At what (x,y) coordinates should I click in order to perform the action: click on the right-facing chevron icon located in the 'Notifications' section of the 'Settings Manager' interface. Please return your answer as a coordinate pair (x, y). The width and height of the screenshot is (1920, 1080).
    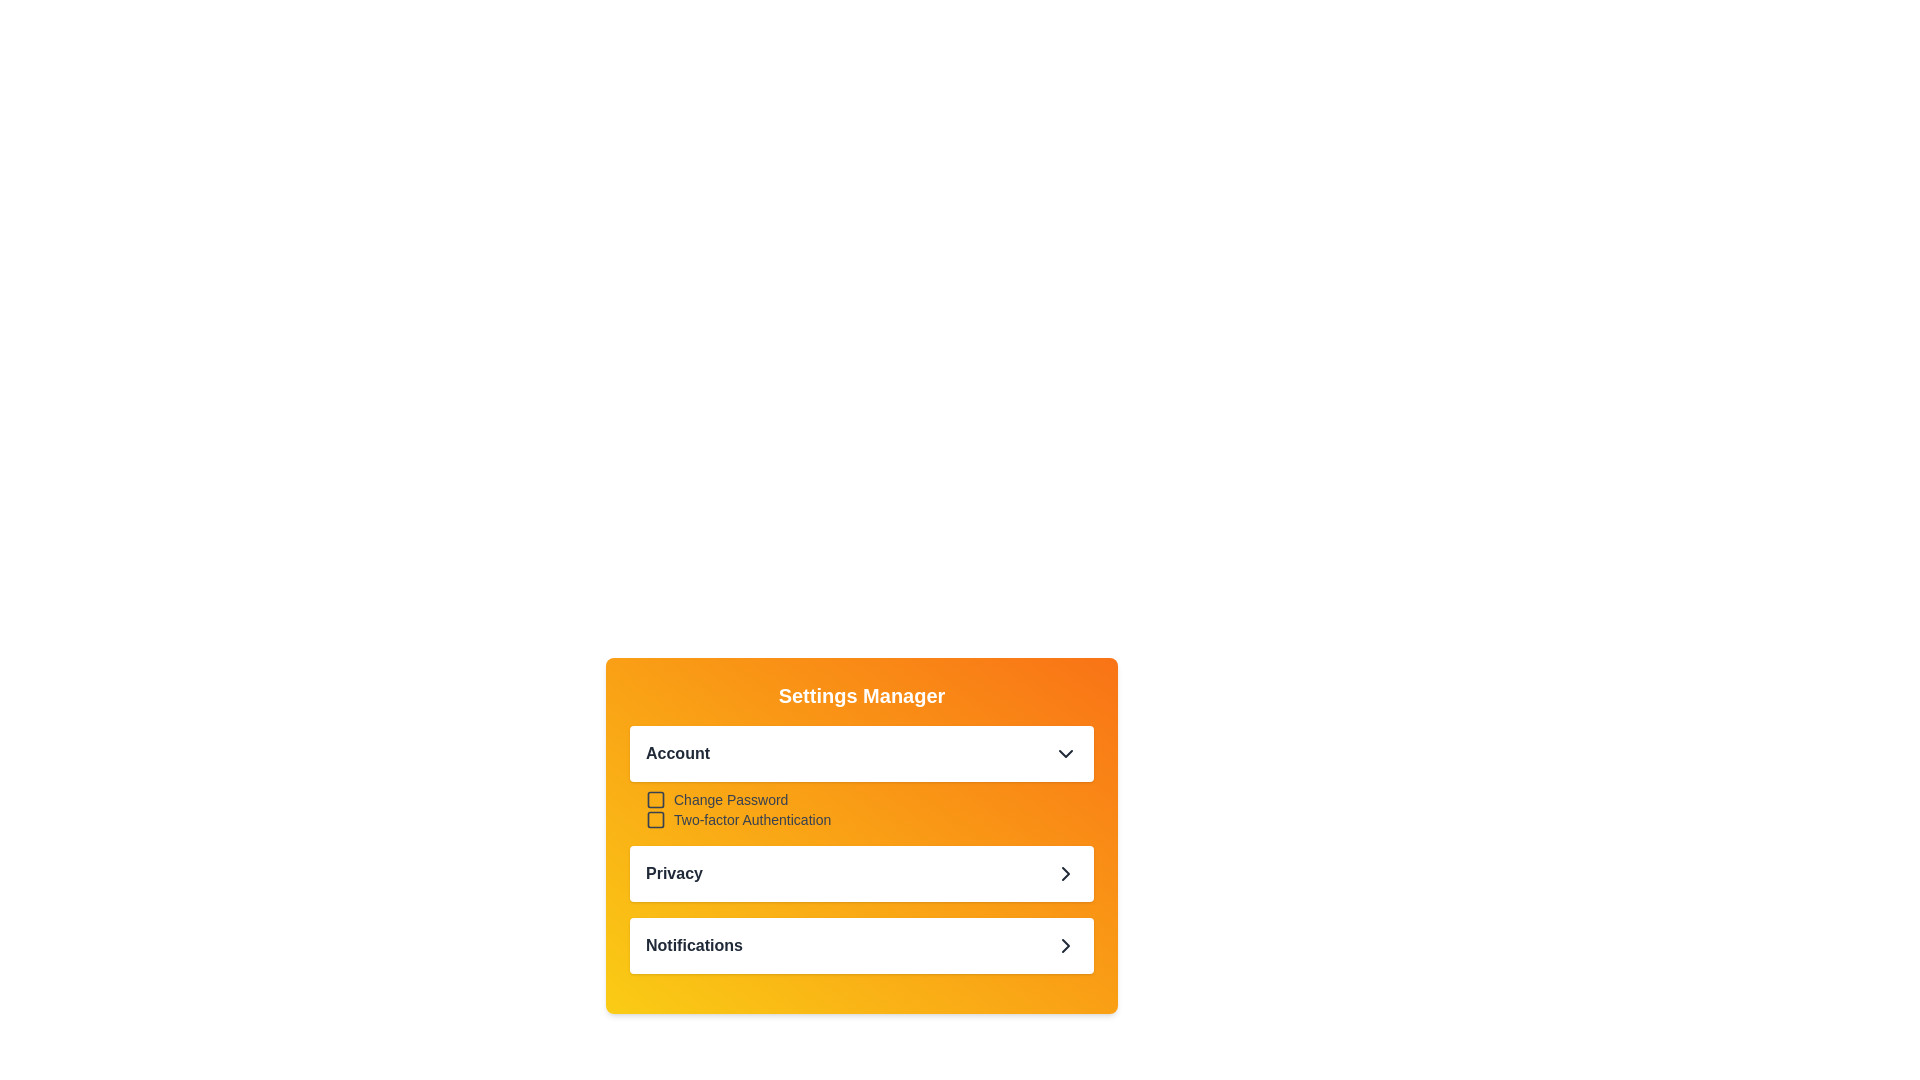
    Looking at the image, I should click on (1064, 945).